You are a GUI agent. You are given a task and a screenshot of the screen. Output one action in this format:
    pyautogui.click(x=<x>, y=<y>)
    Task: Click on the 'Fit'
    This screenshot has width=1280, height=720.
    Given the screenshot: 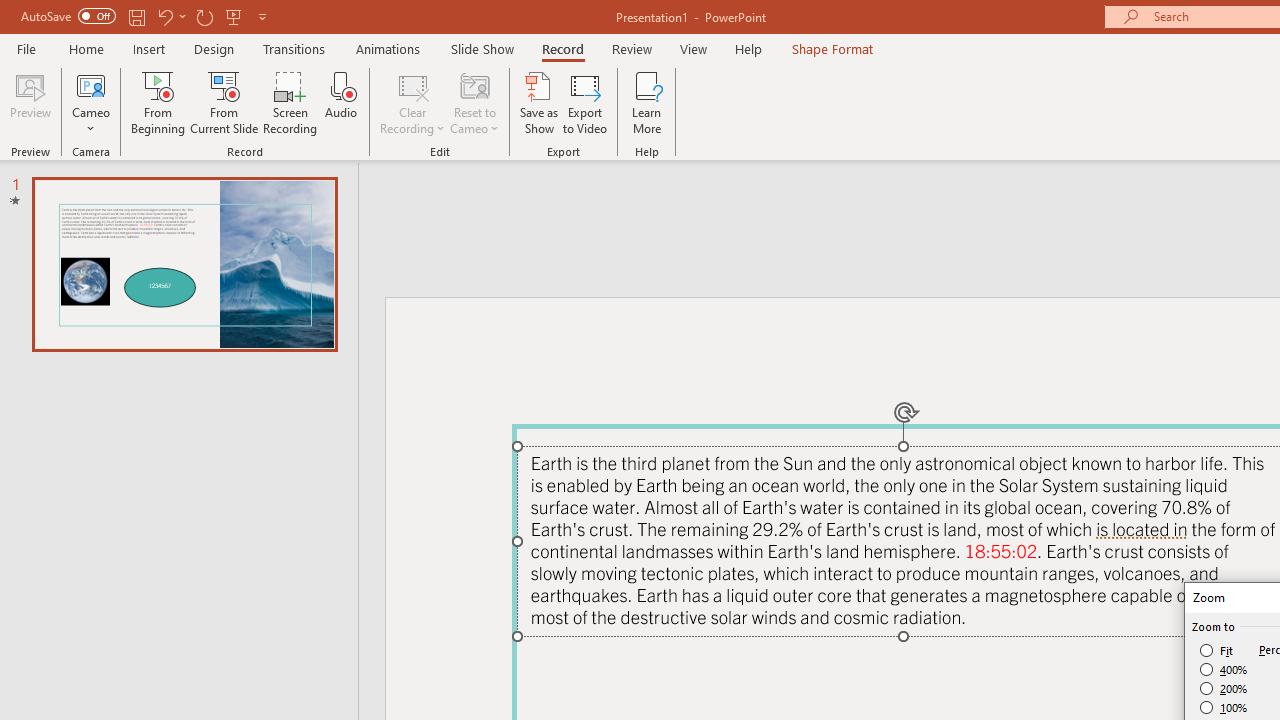 What is the action you would take?
    pyautogui.click(x=1216, y=650)
    